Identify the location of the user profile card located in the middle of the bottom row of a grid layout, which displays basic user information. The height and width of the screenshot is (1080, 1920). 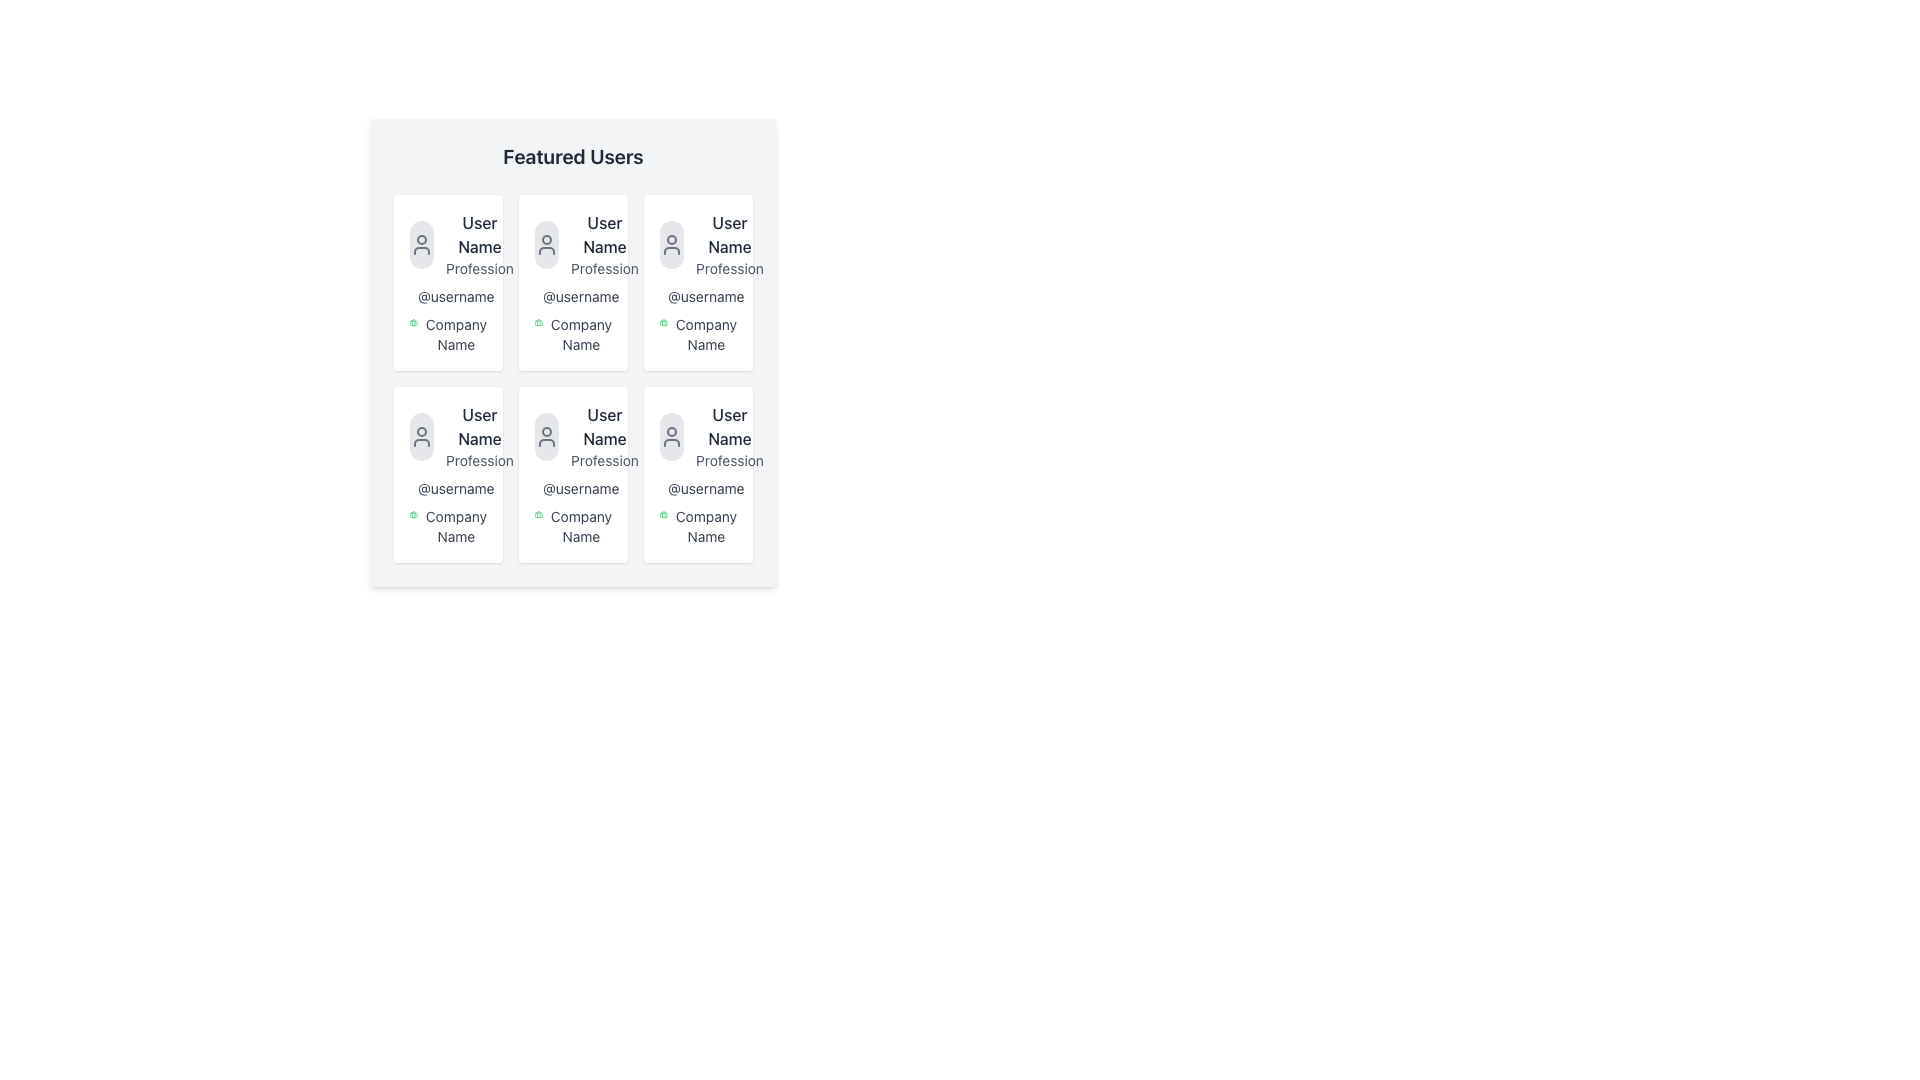
(572, 474).